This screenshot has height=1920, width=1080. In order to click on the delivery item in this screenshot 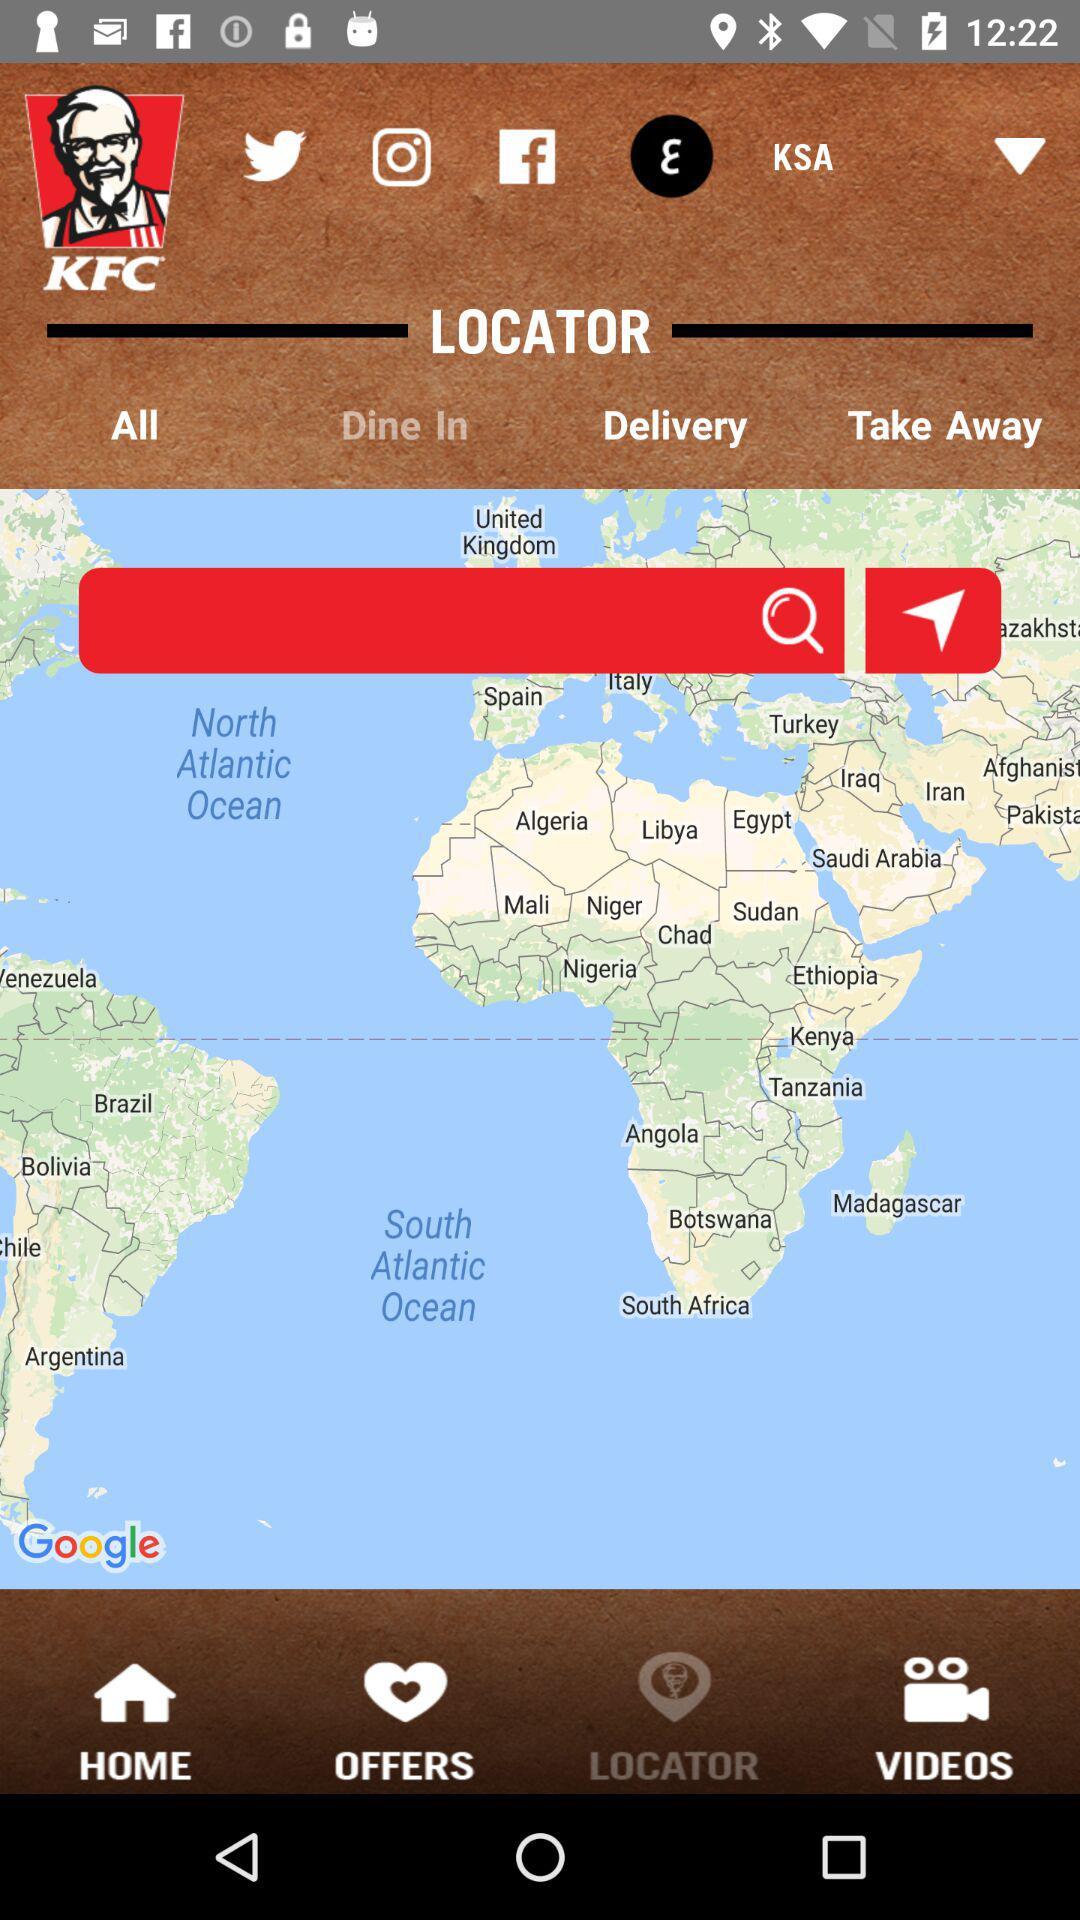, I will do `click(675, 425)`.